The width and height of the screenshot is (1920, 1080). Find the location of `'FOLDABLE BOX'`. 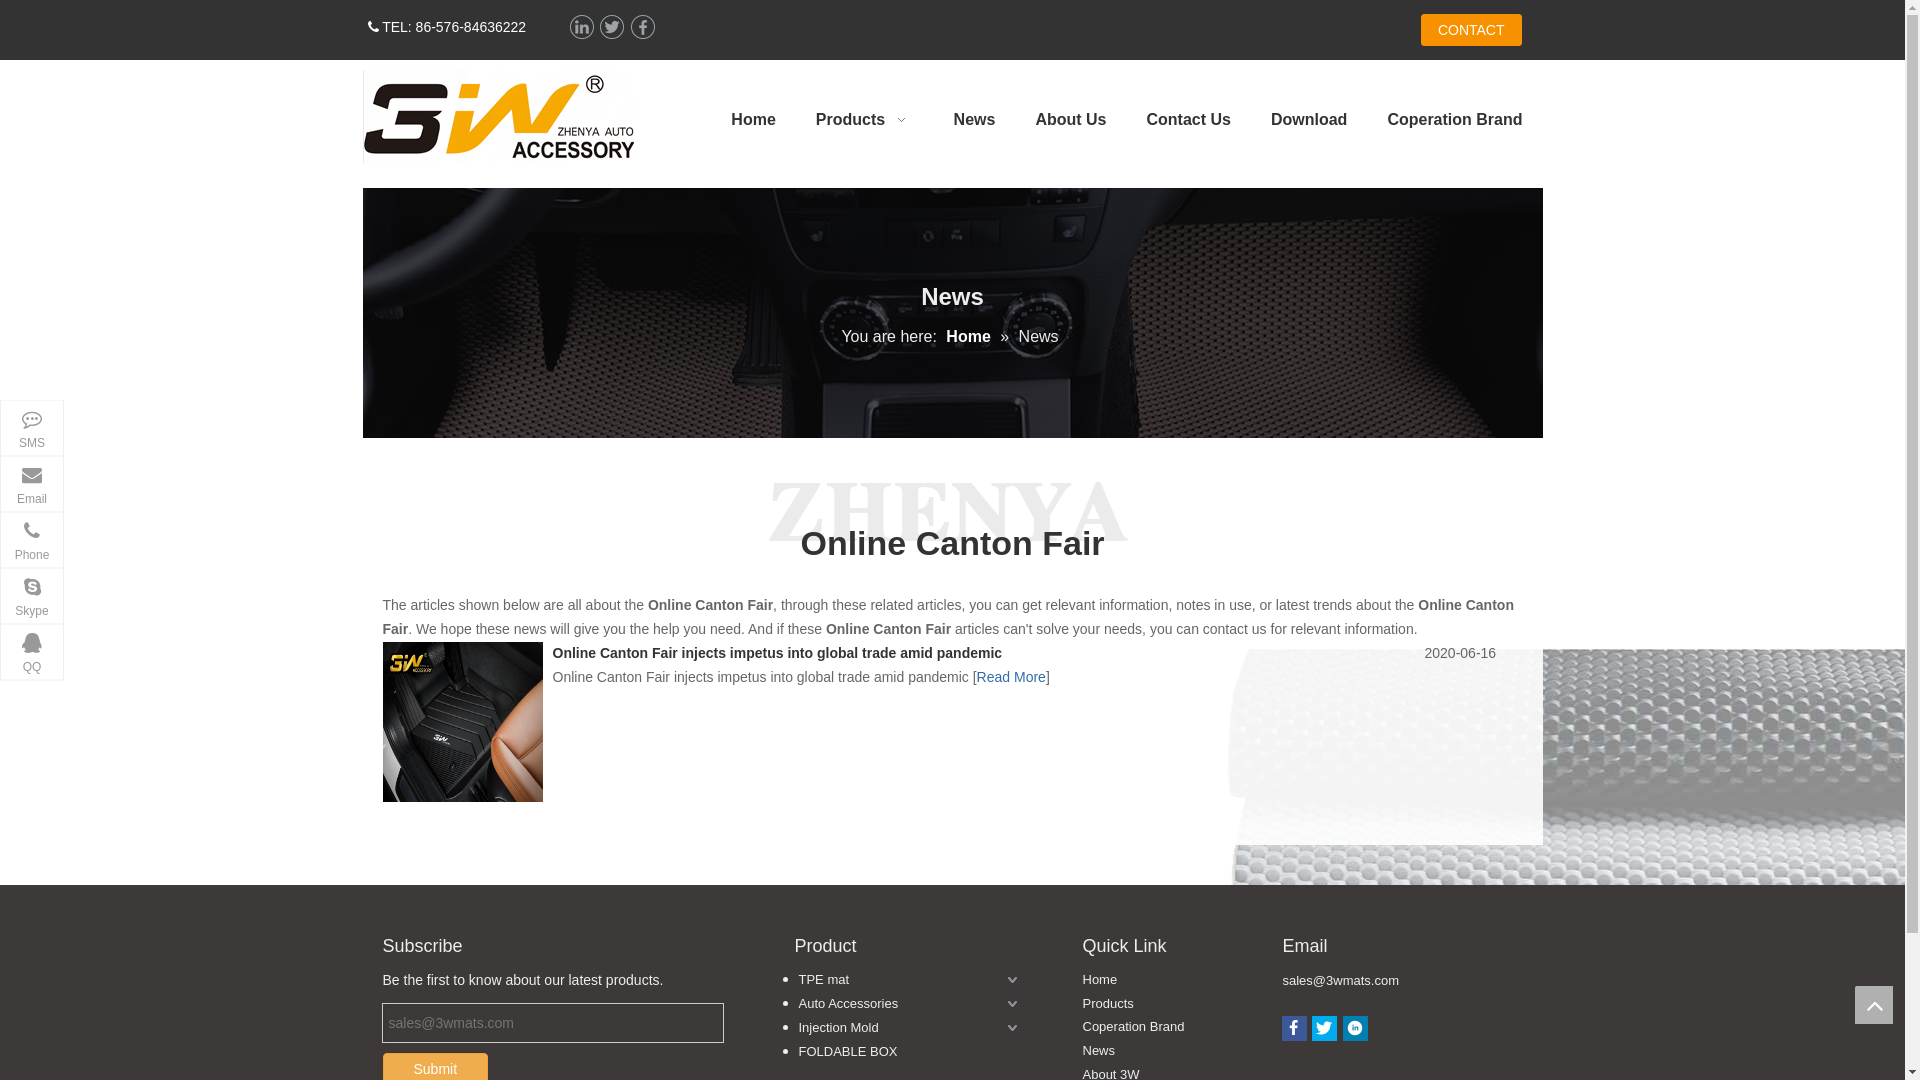

'FOLDABLE BOX' is located at coordinates (901, 1051).